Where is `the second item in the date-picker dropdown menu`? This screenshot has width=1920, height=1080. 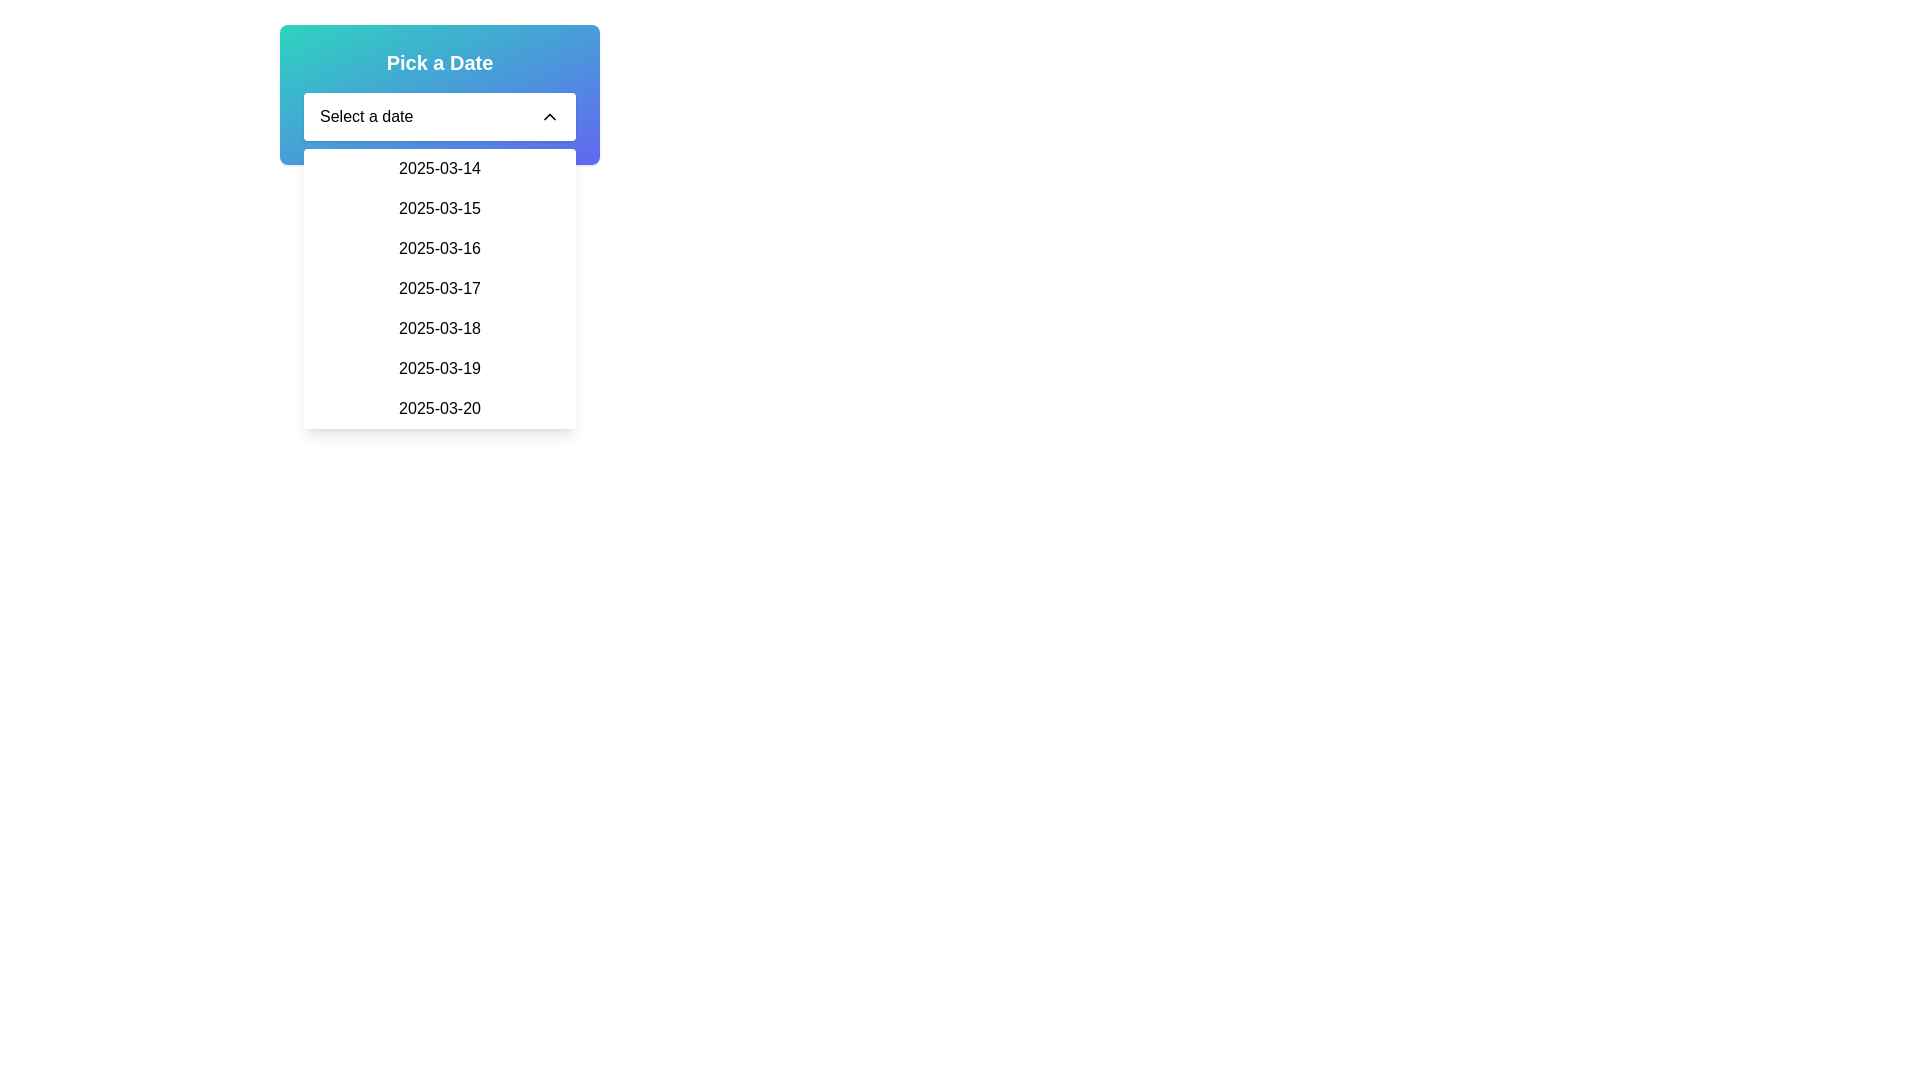 the second item in the date-picker dropdown menu is located at coordinates (439, 208).